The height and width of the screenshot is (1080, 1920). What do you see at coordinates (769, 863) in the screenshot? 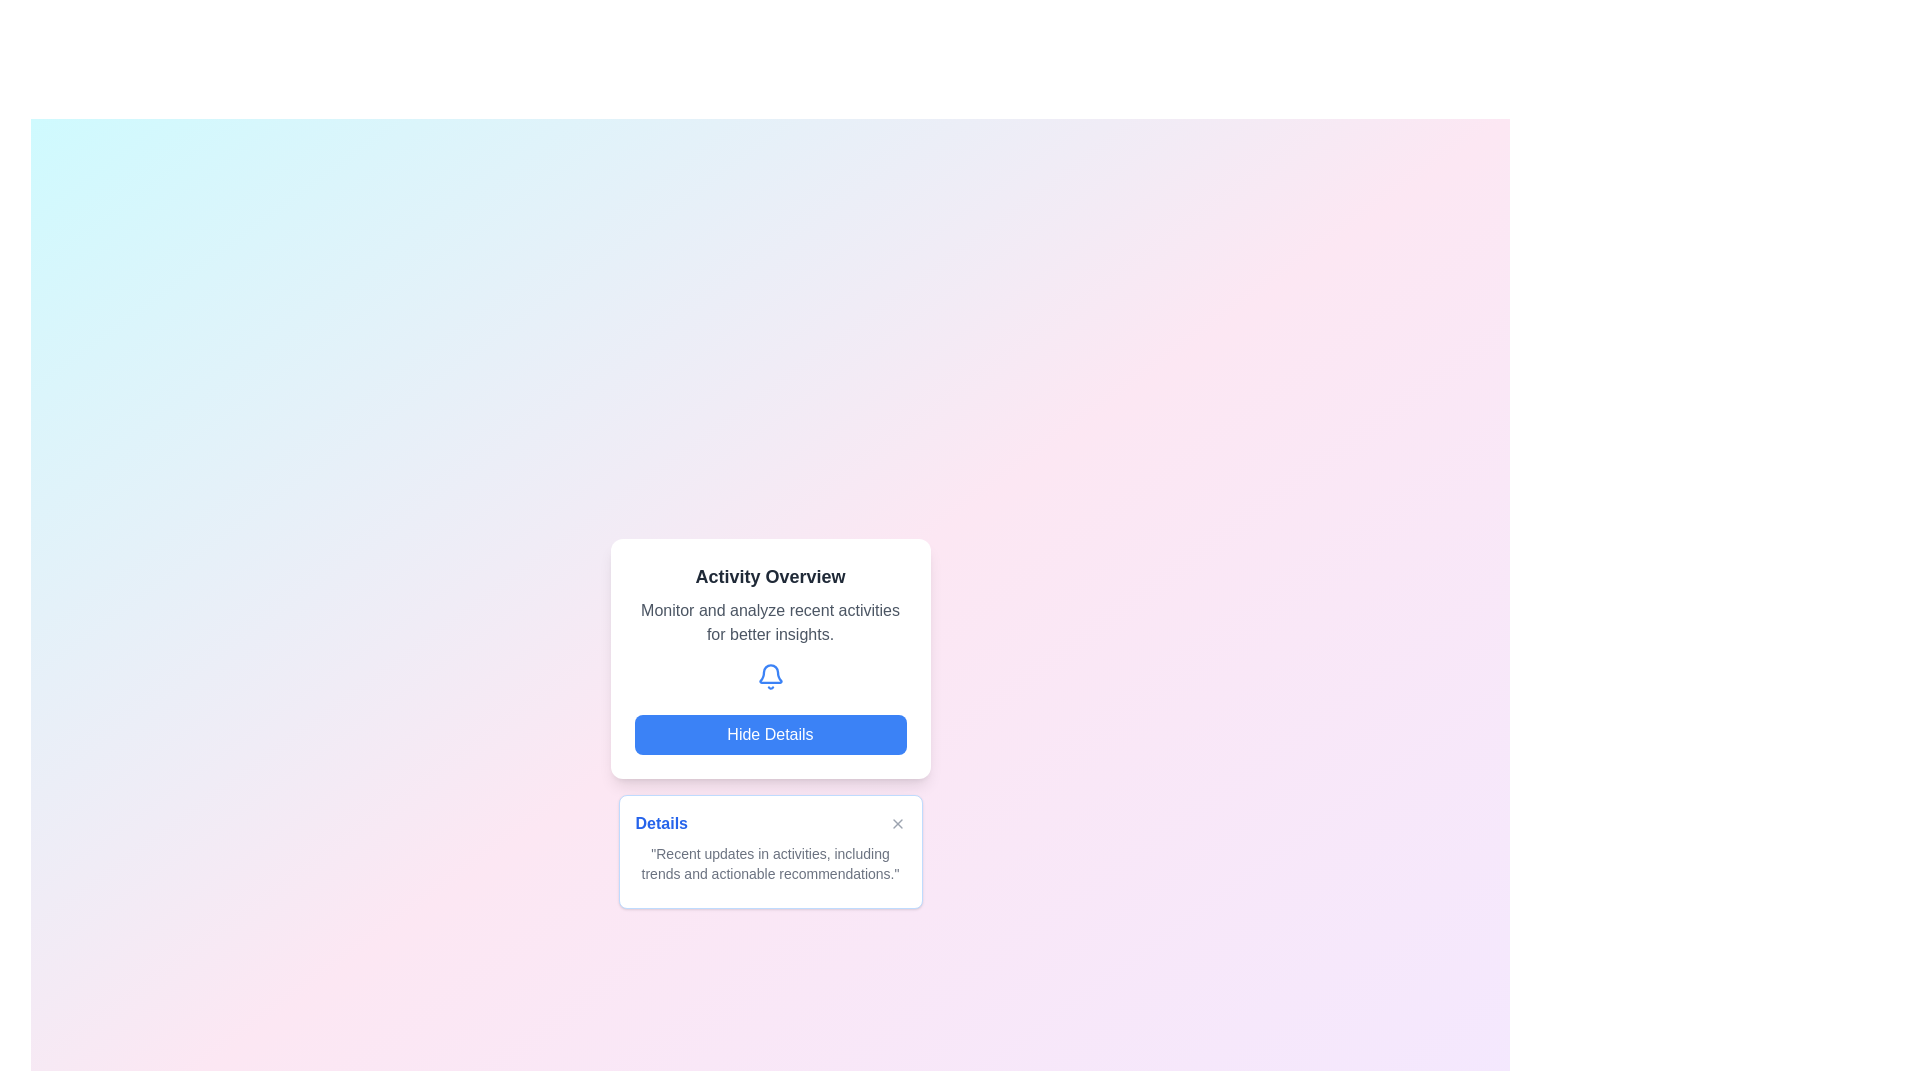
I see `static text component providing supplementary information related to the topic of 'Details', located at the bottom of the card below the bold-text header` at bounding box center [769, 863].